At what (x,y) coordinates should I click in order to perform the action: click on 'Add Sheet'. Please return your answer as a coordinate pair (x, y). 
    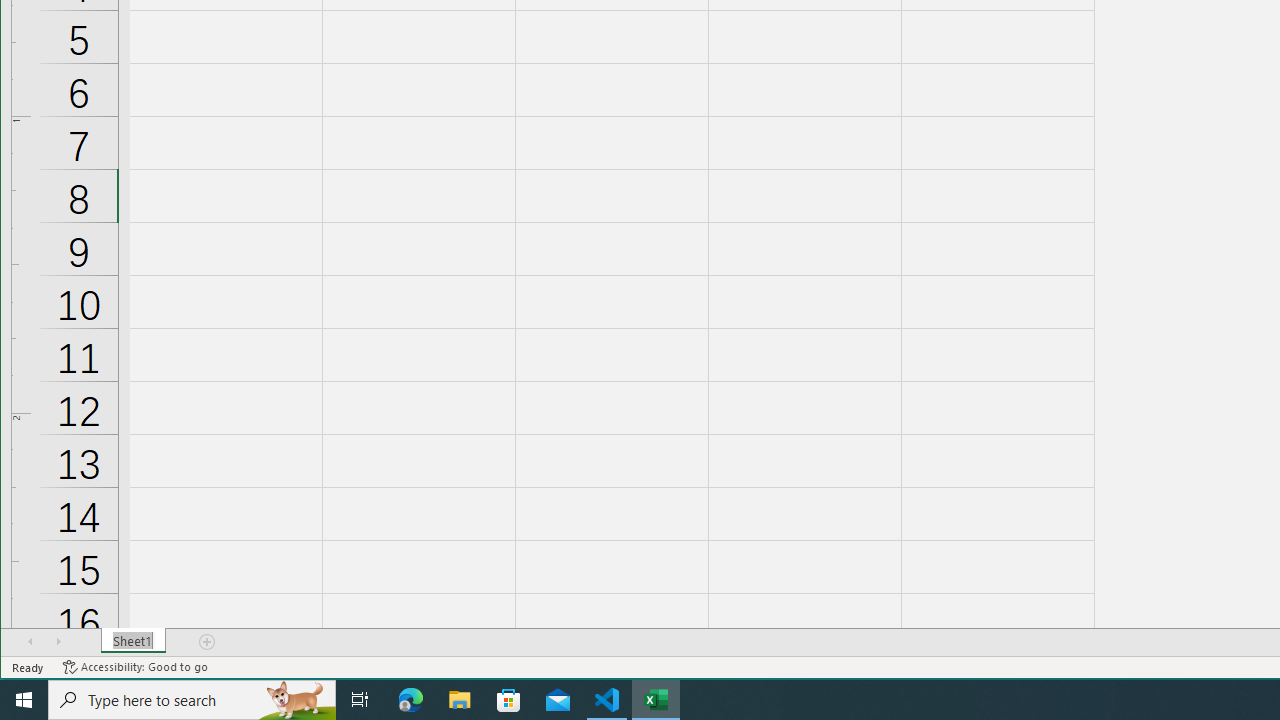
    Looking at the image, I should click on (208, 641).